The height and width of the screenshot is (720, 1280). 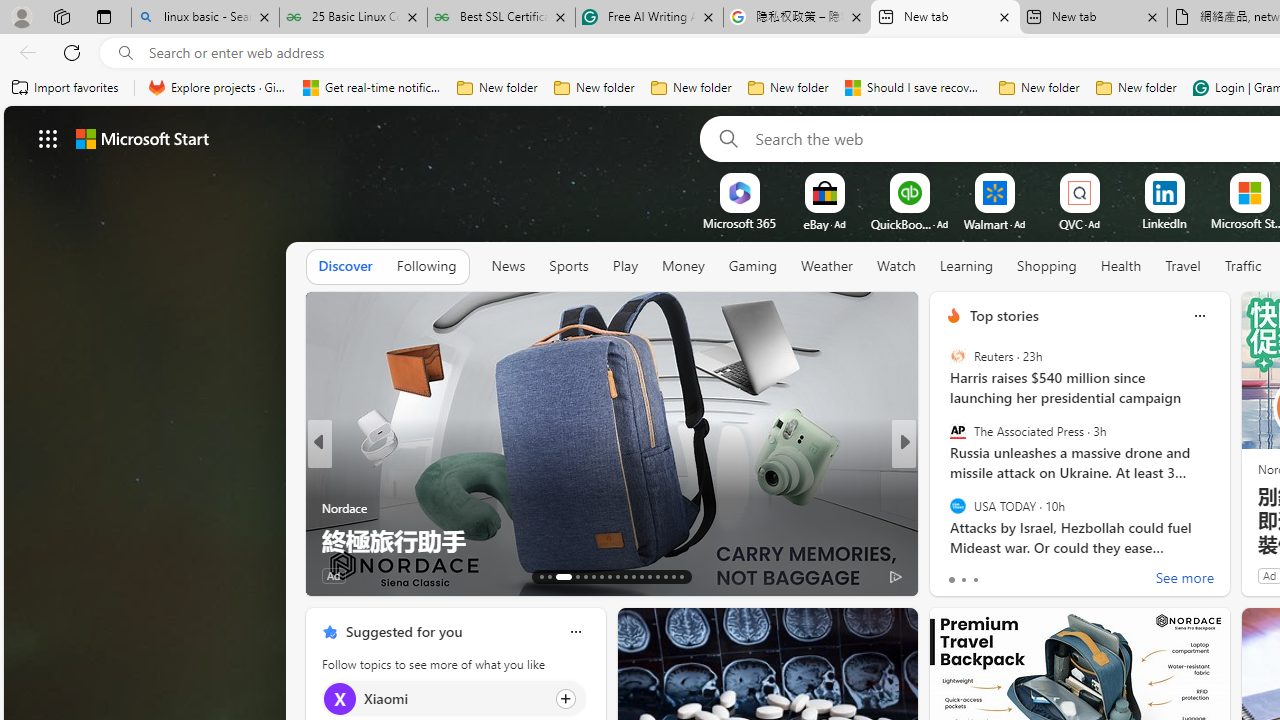 I want to click on 'View comments 70 Comment', so click(x=1050, y=575).